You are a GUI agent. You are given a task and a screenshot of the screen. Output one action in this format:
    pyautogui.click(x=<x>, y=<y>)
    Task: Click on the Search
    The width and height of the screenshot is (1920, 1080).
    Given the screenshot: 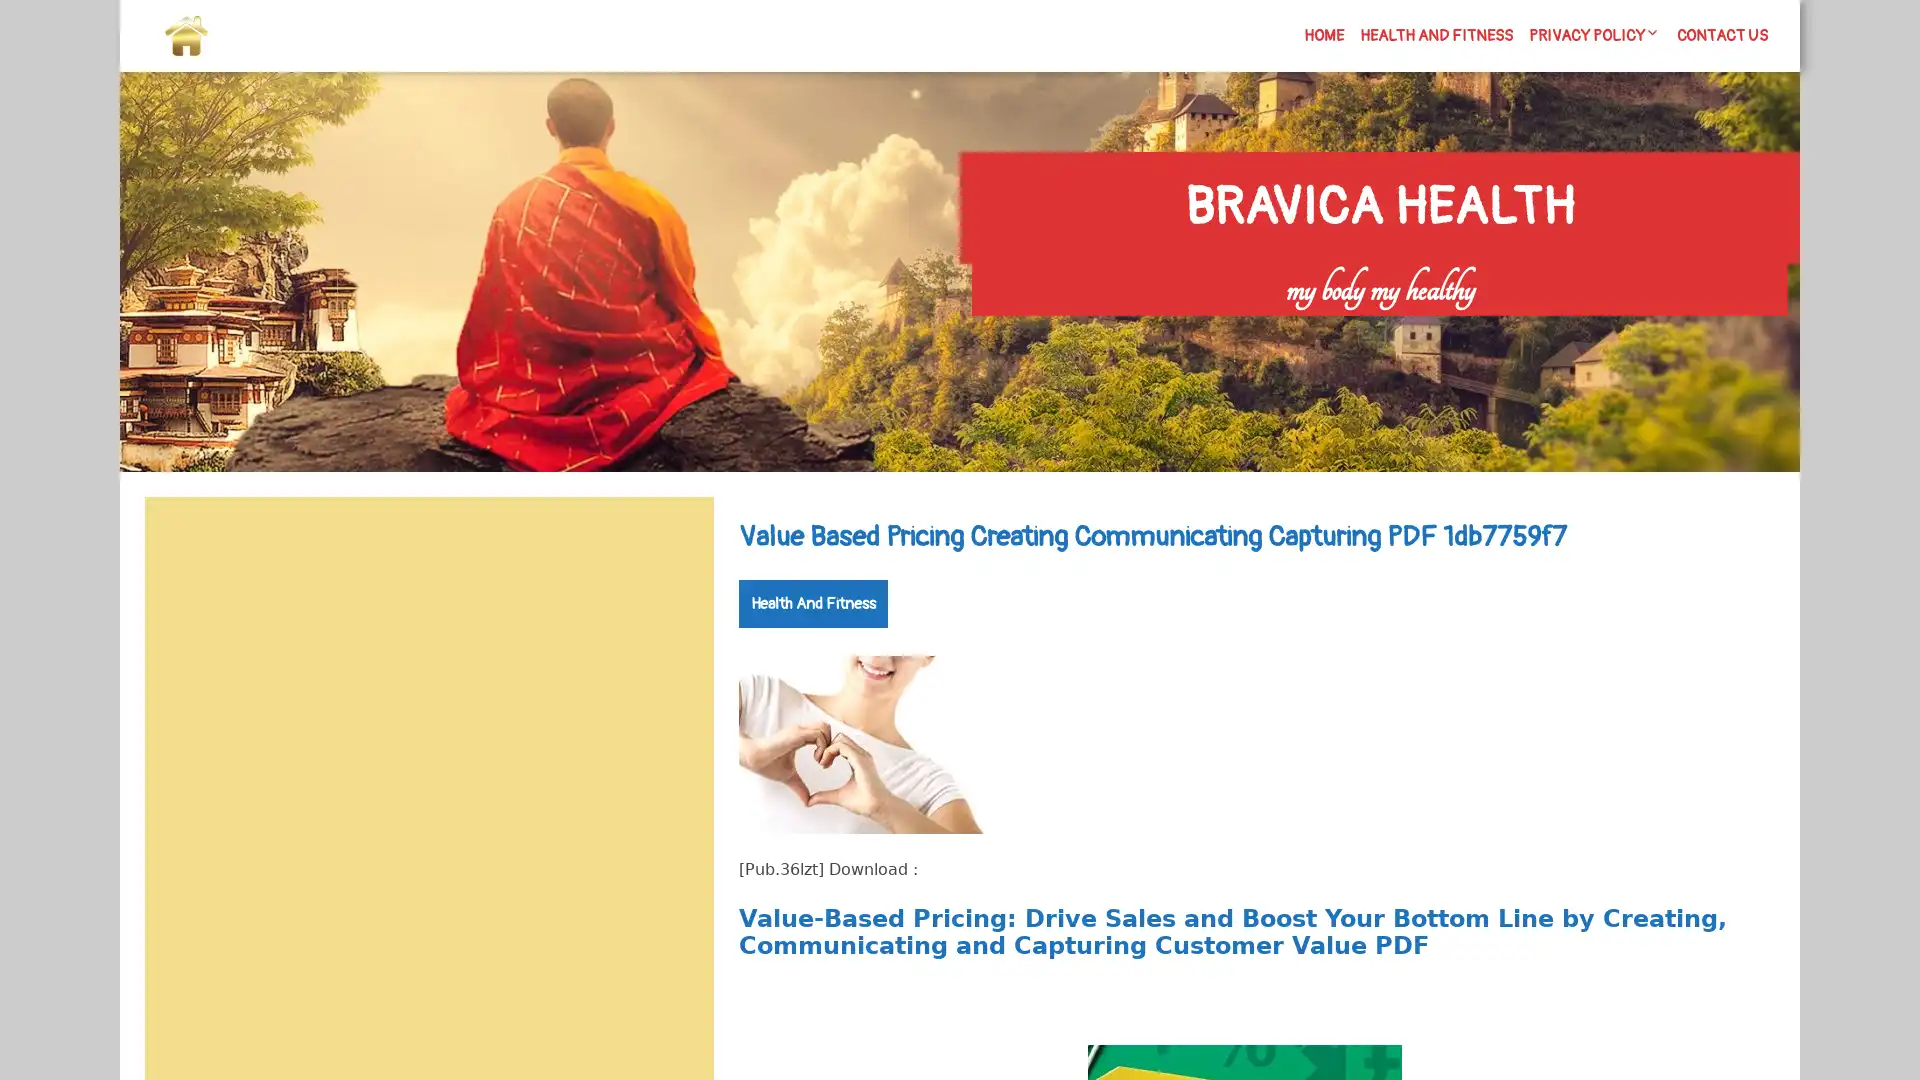 What is the action you would take?
    pyautogui.click(x=667, y=545)
    